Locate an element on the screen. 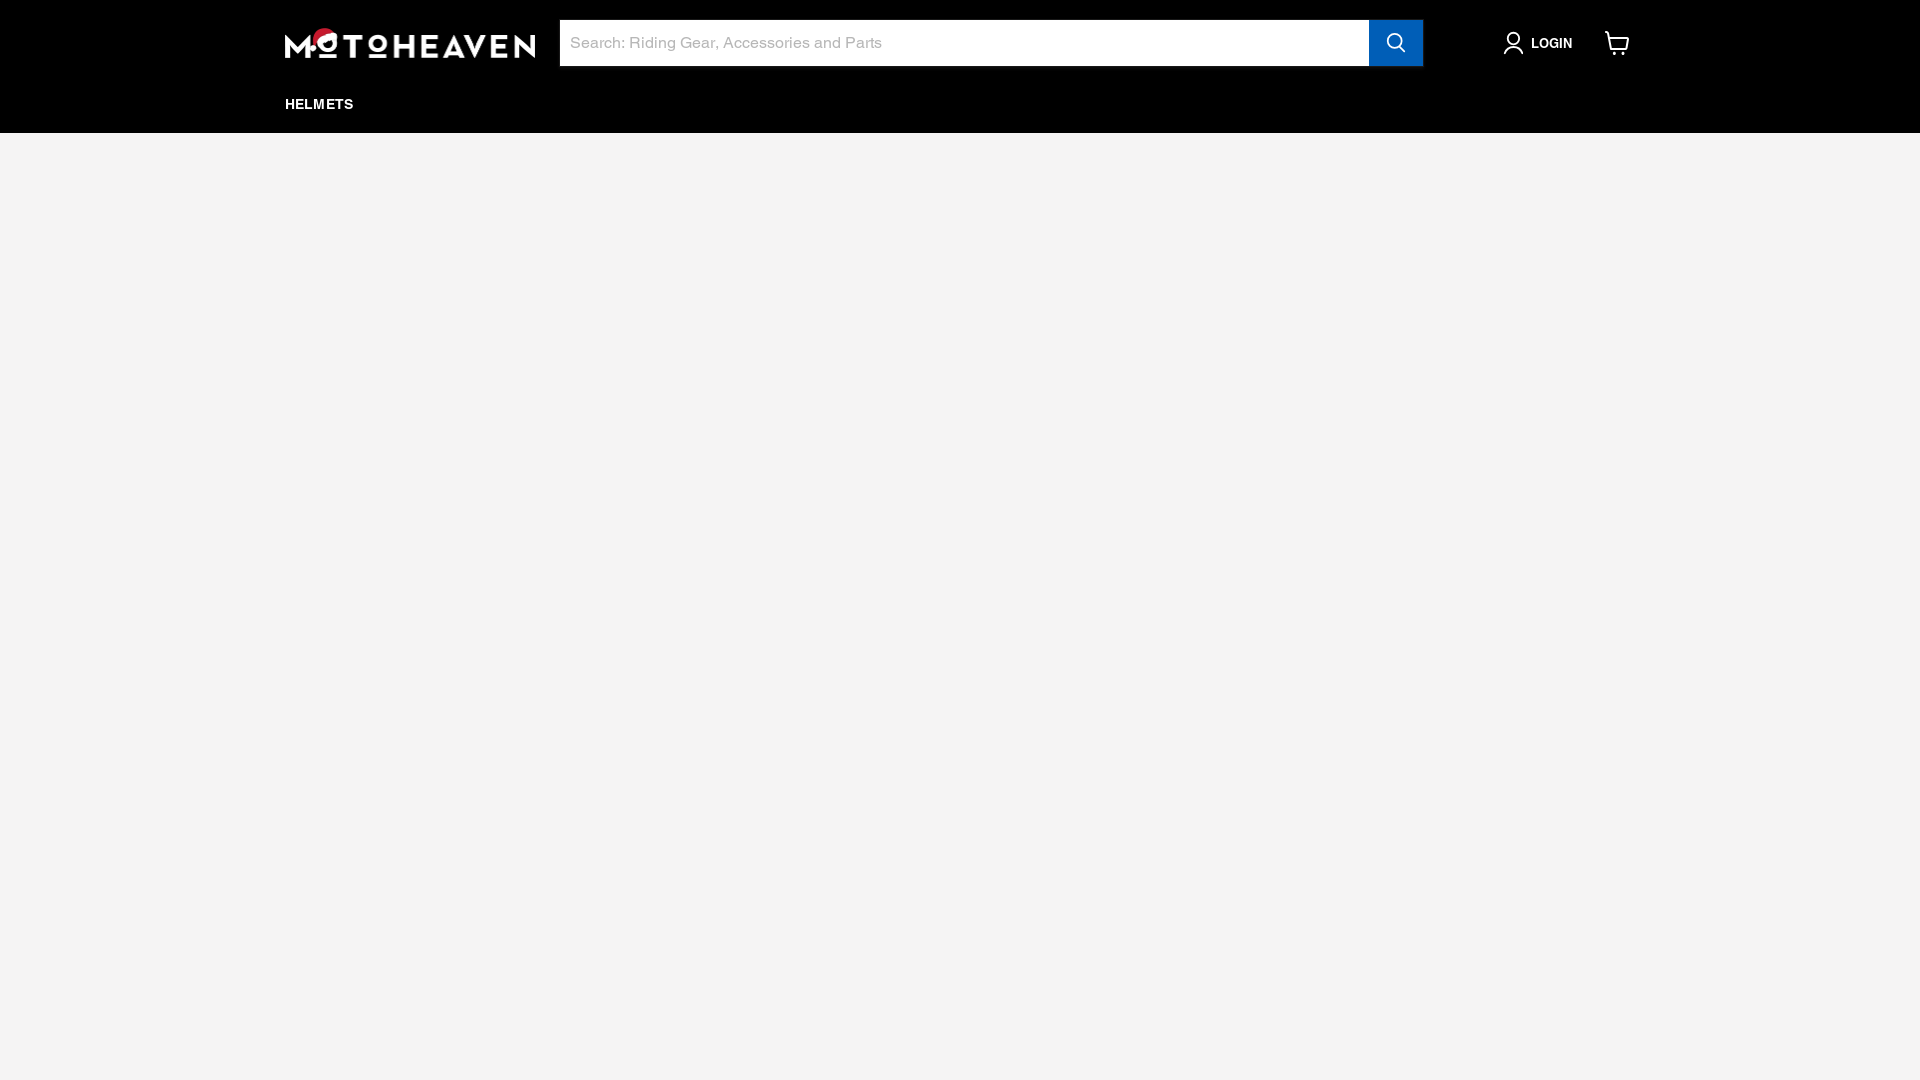 The width and height of the screenshot is (1920, 1080). 'View cart' is located at coordinates (1593, 42).